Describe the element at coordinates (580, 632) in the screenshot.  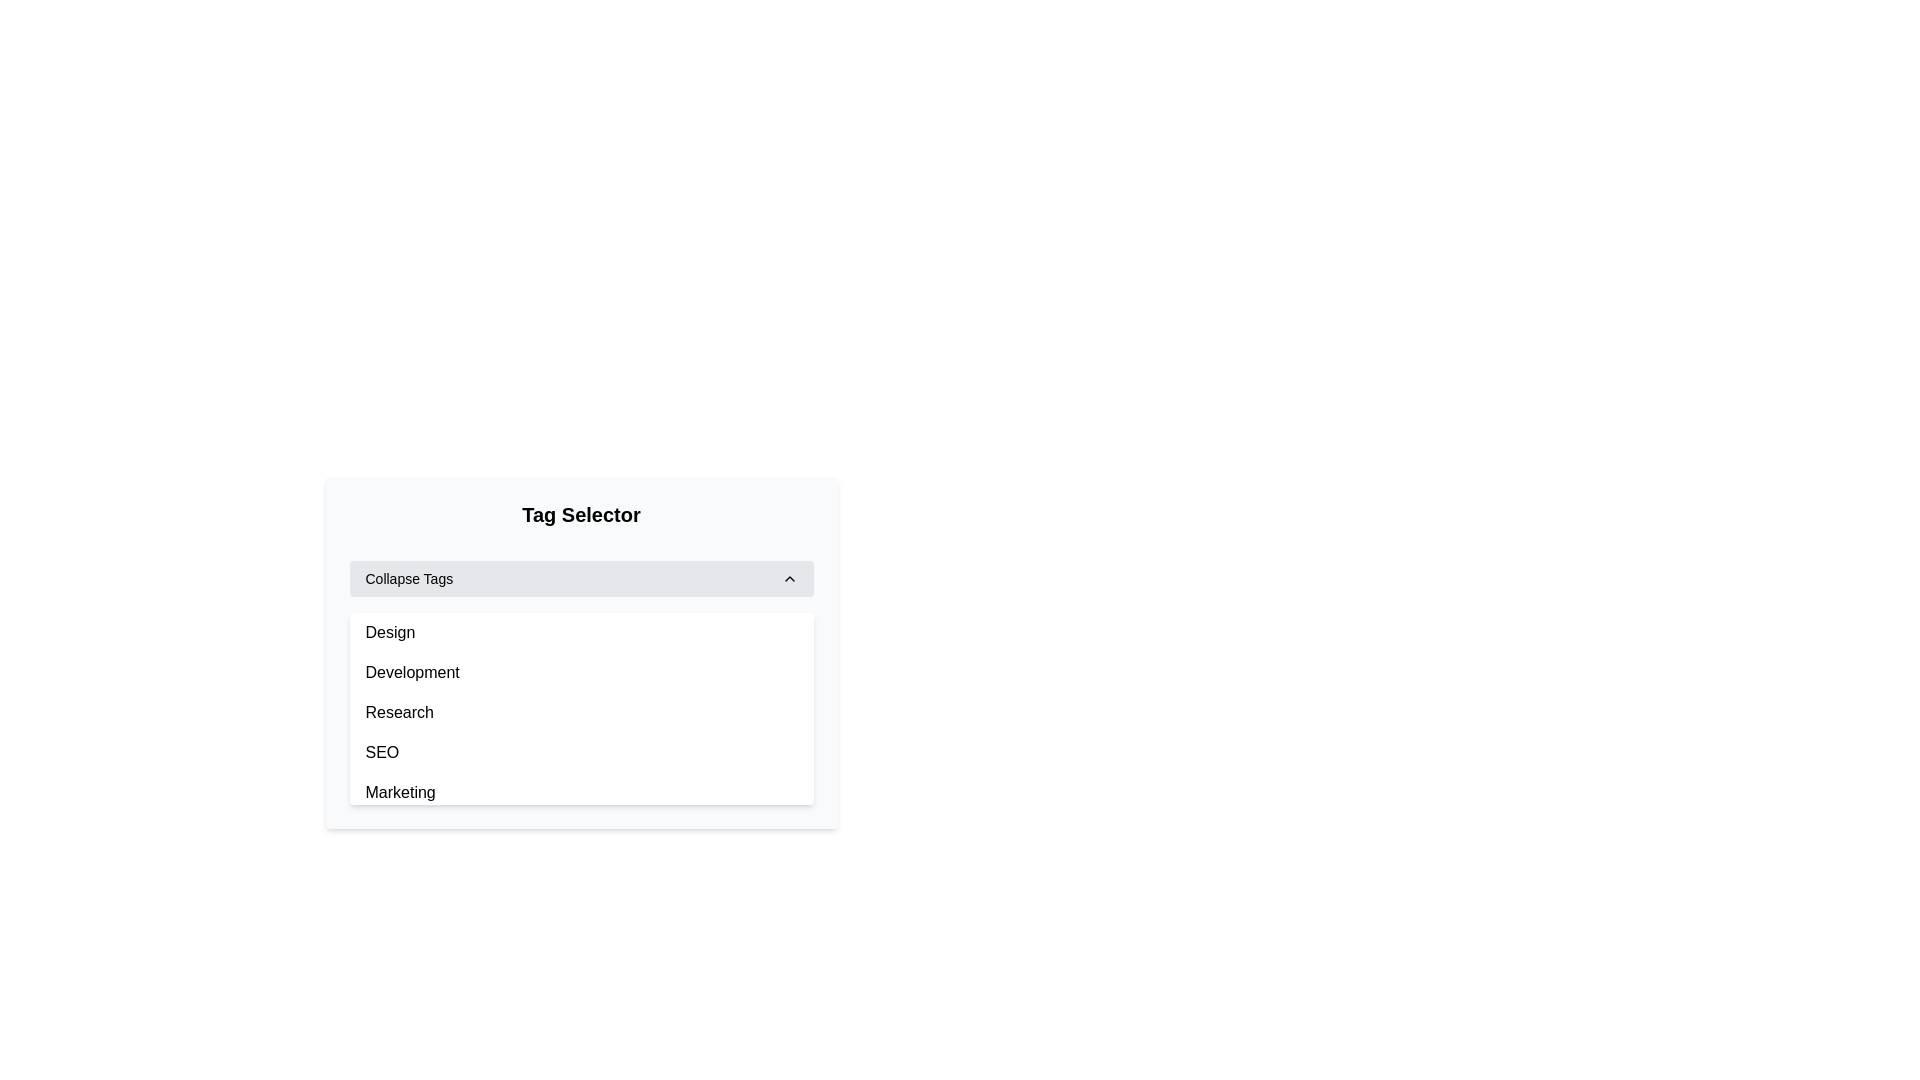
I see `the first list item labeled 'Design' within the 'Tag Selector' dropdown menu under 'Collapse Tags'` at that location.